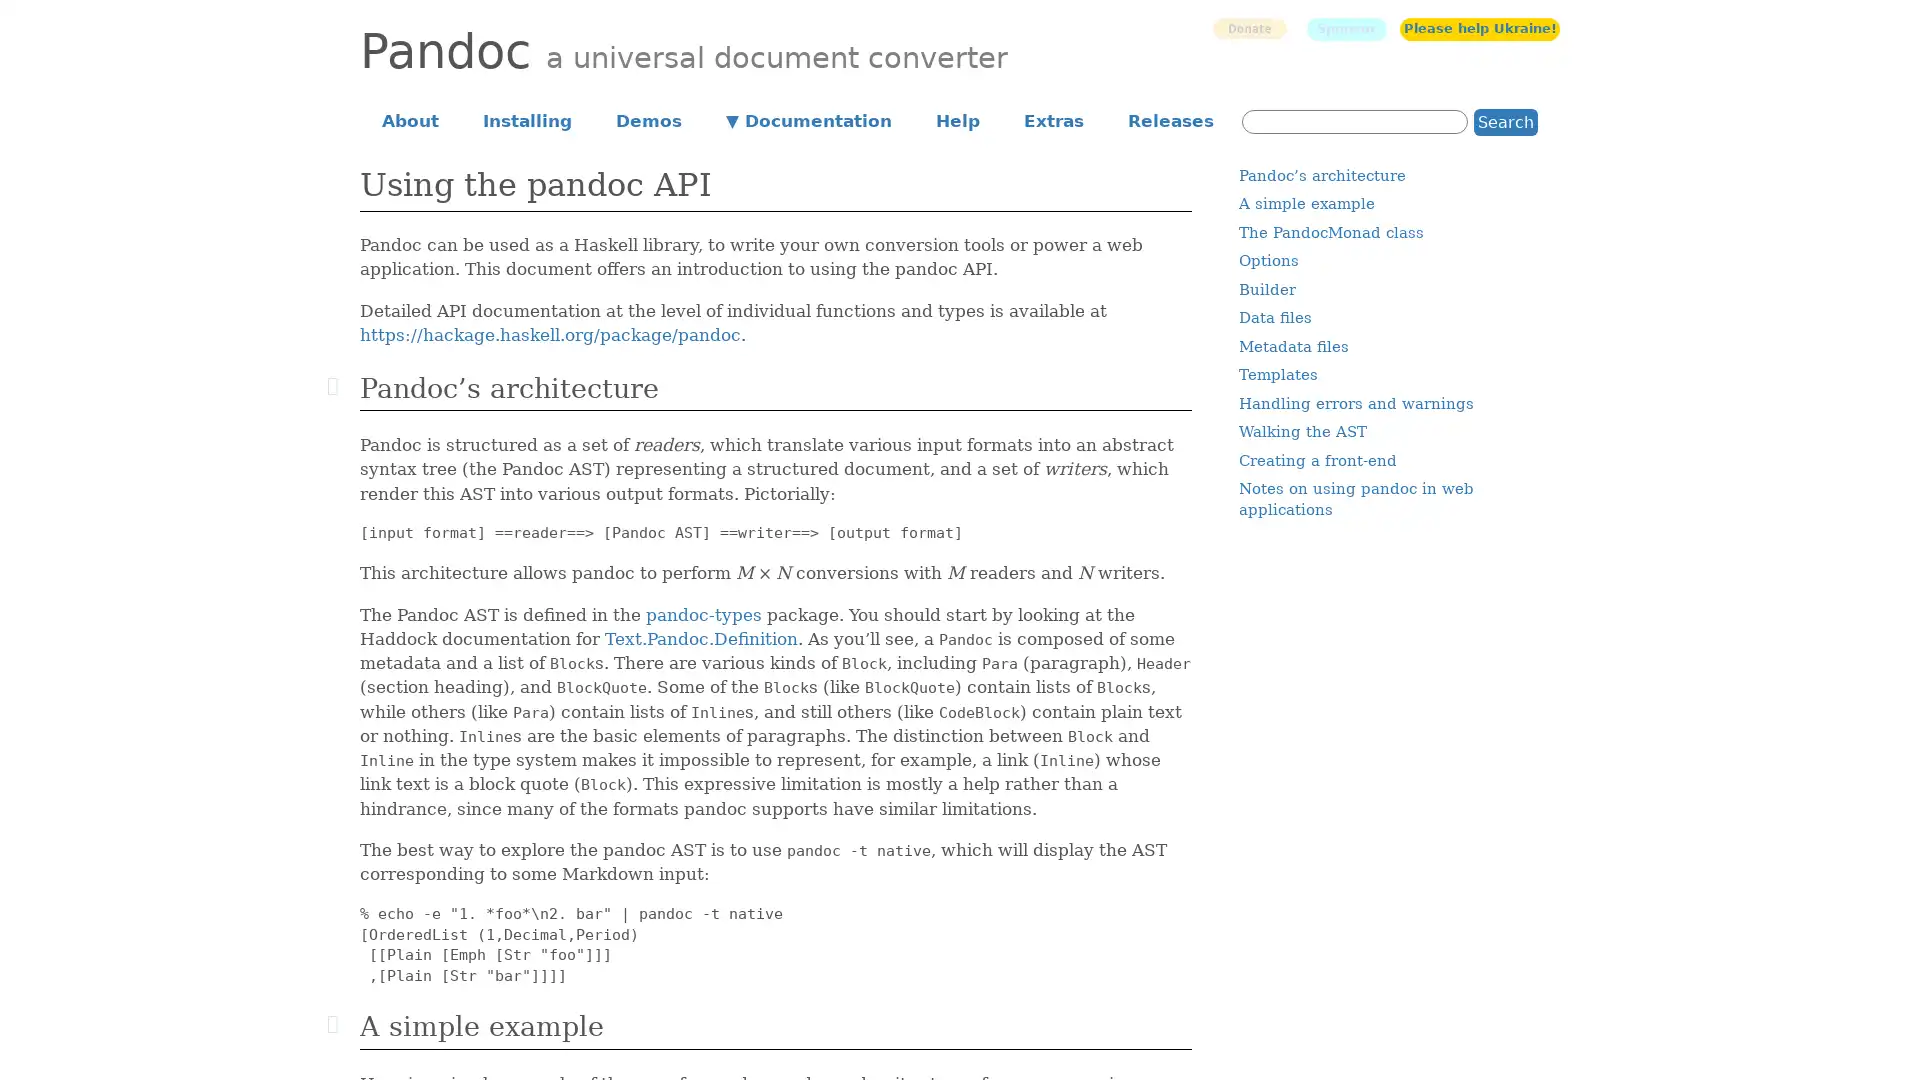  Describe the element at coordinates (809, 119) in the screenshot. I see `Documentation` at that location.